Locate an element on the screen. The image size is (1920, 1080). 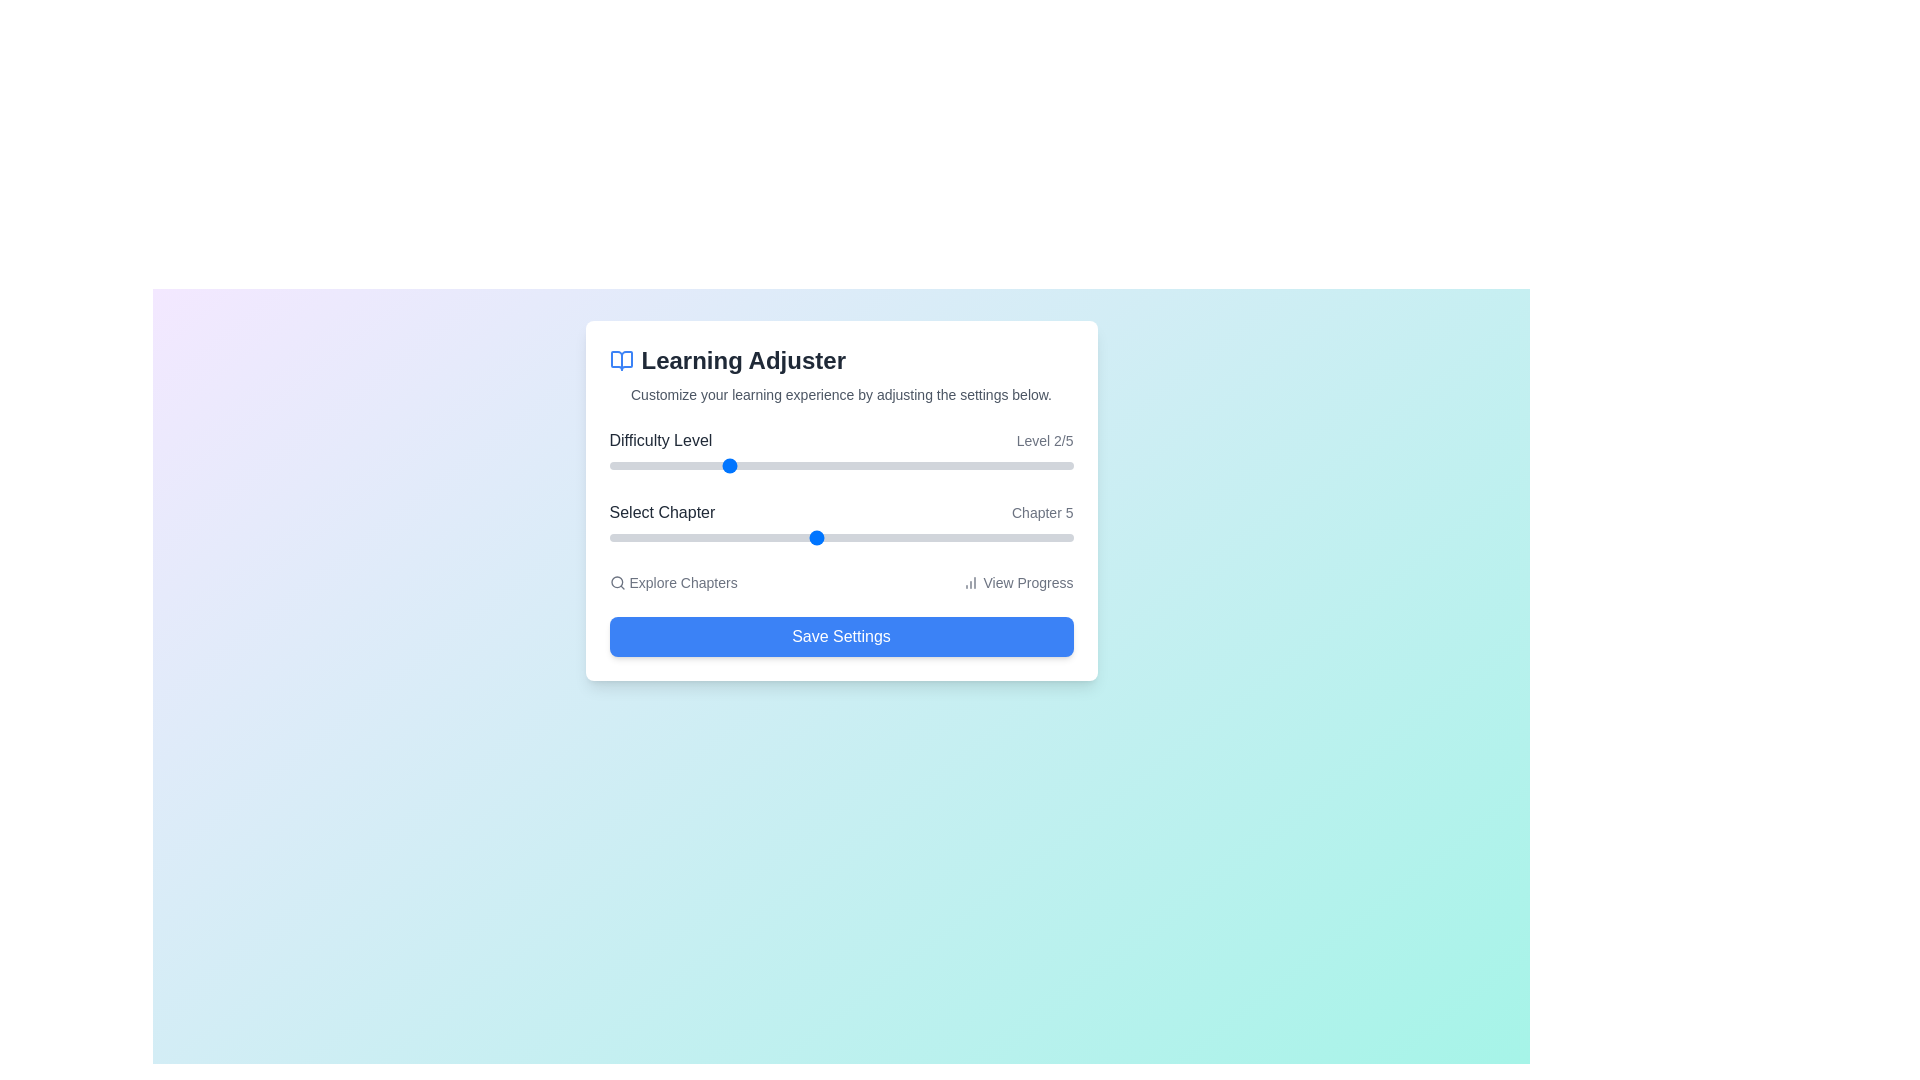
the search icon located on the left side of the 'Explore Chapters' button to trigger a tooltip or visual feedback is located at coordinates (616, 582).